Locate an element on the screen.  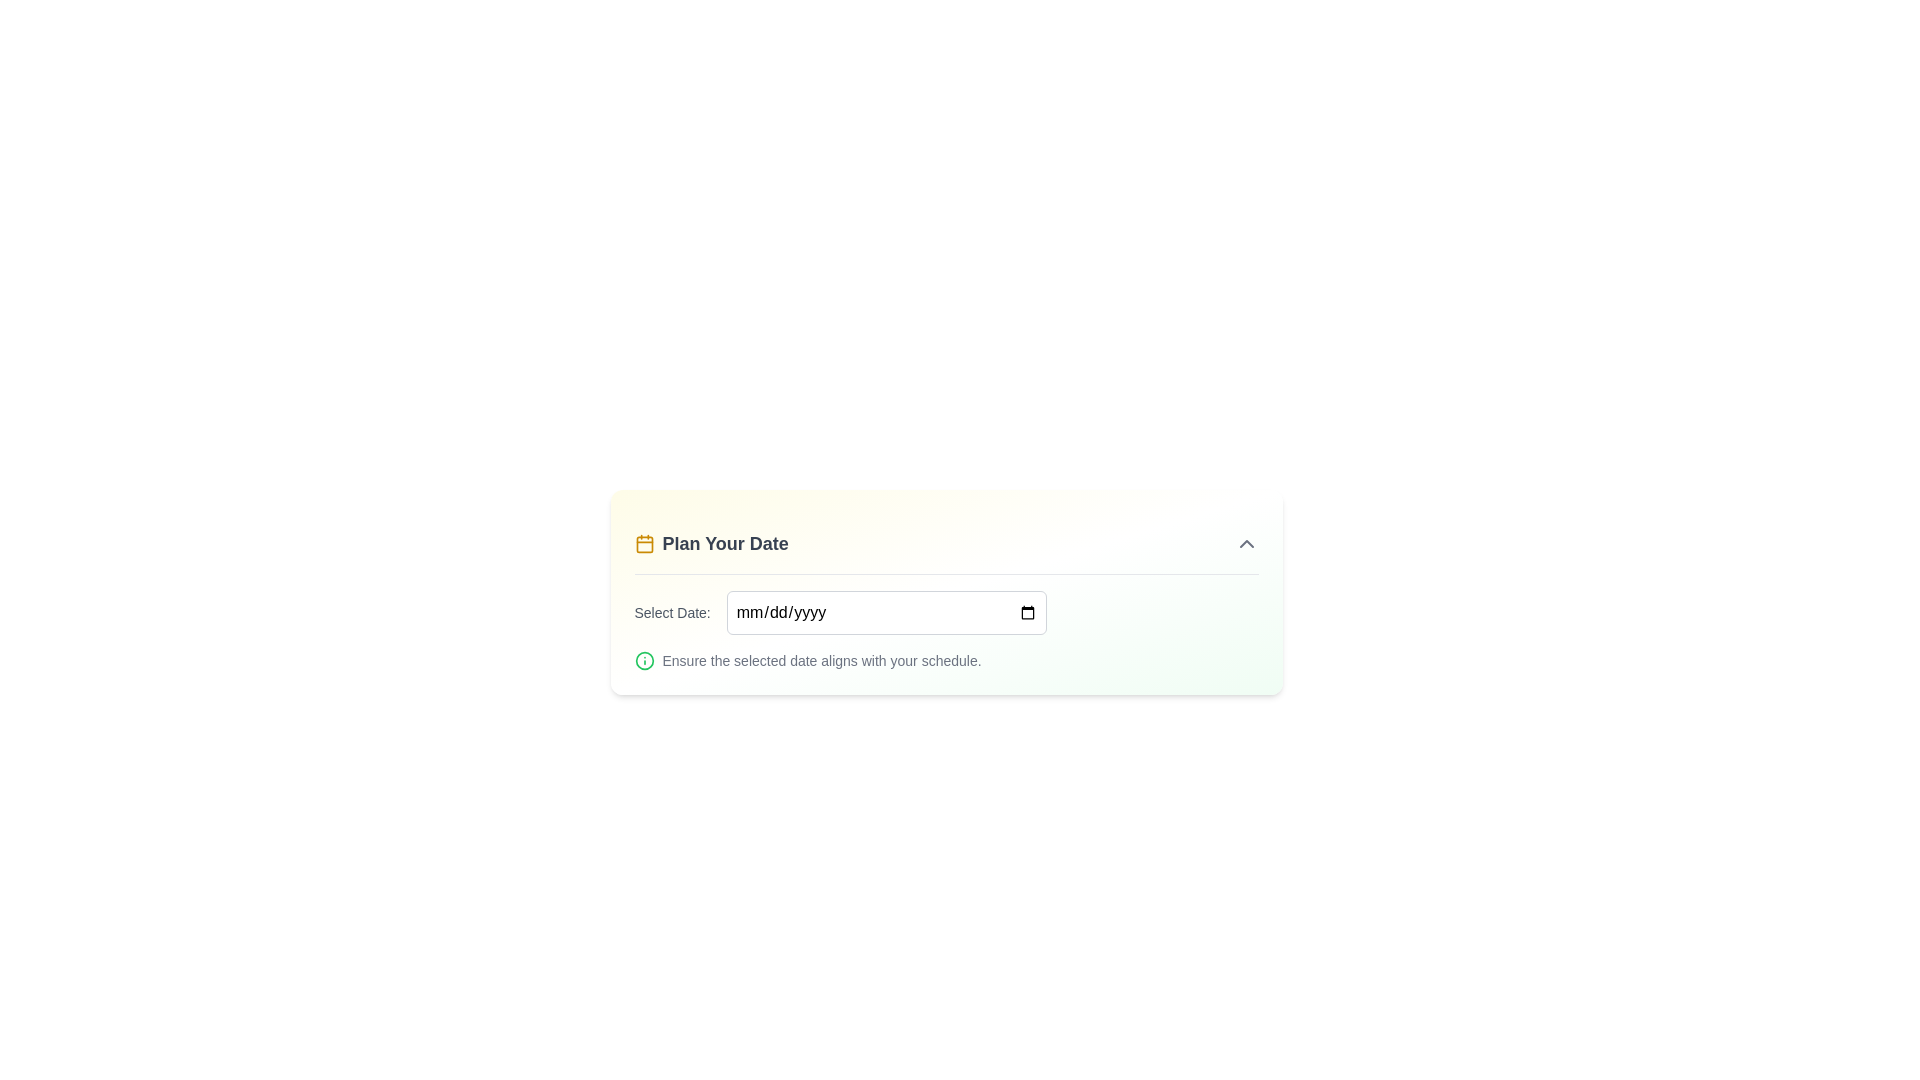
the informational icon and text 'Ensure the selected date aligns with your schedule' located below the date selection field in the 'Plan Your Date' section is located at coordinates (945, 660).